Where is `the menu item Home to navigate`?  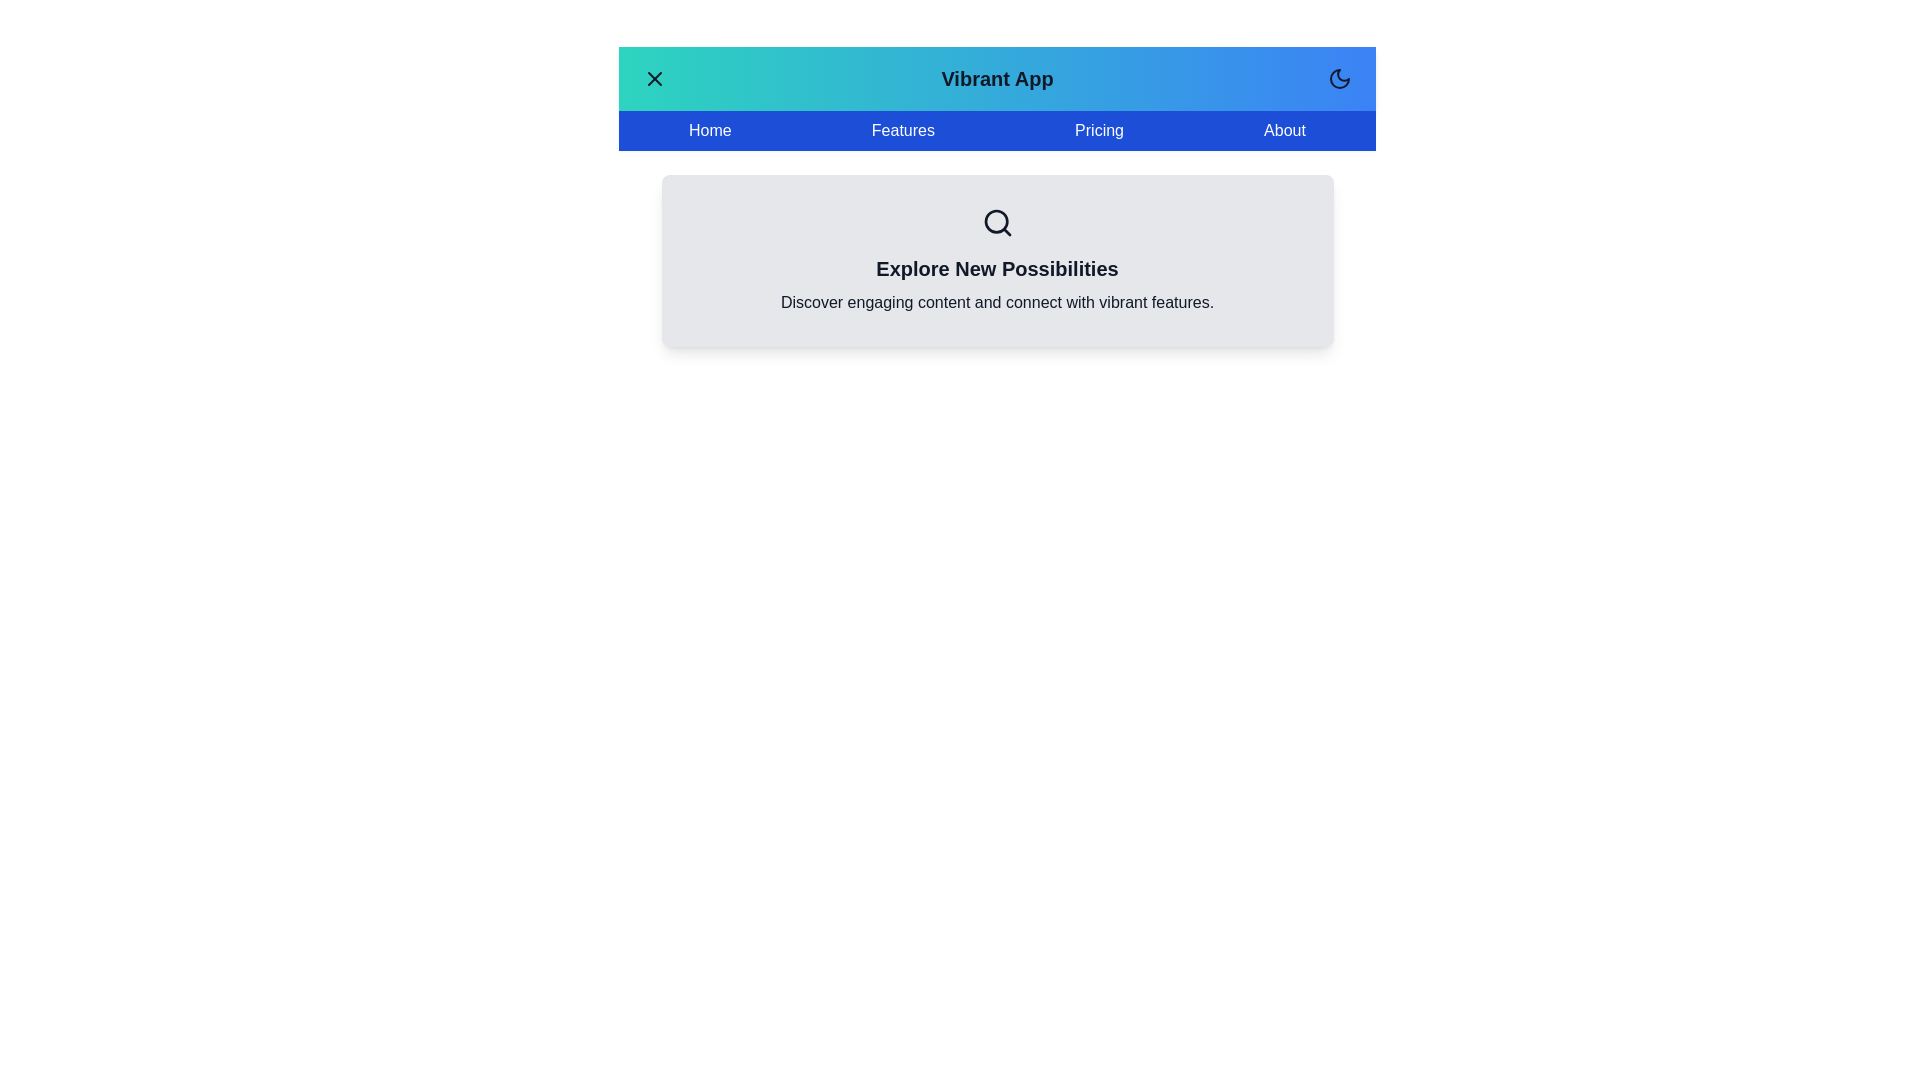 the menu item Home to navigate is located at coordinates (710, 131).